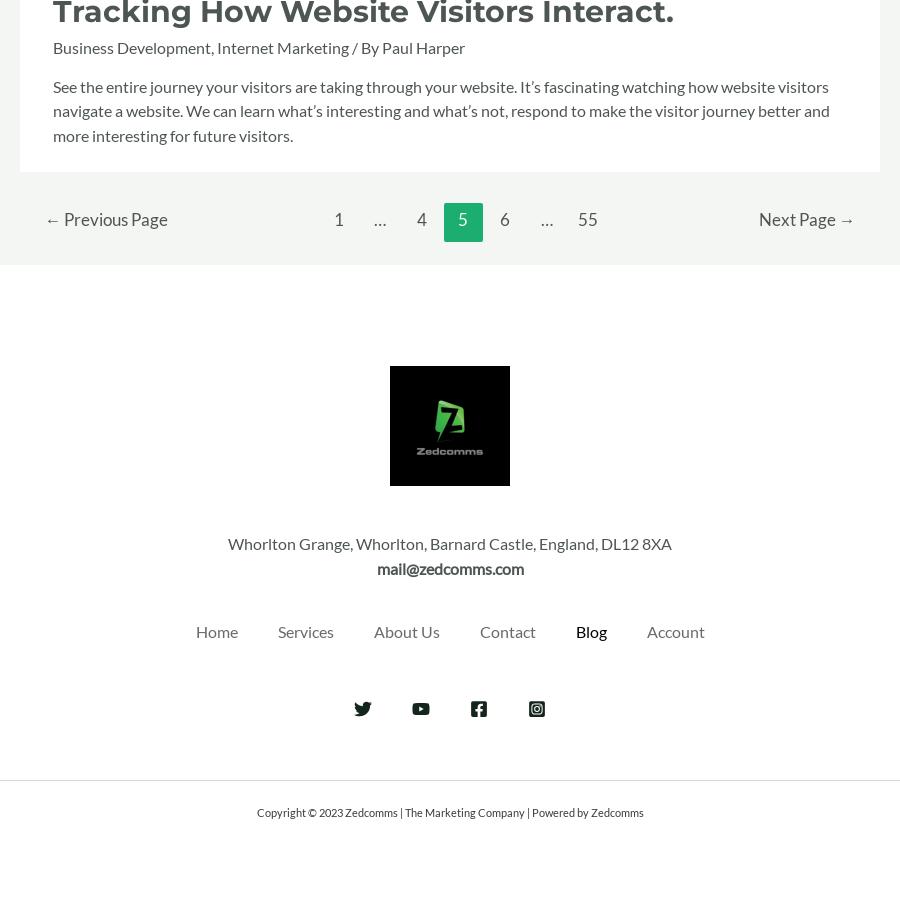 The width and height of the screenshot is (900, 899). I want to click on '6', so click(503, 219).